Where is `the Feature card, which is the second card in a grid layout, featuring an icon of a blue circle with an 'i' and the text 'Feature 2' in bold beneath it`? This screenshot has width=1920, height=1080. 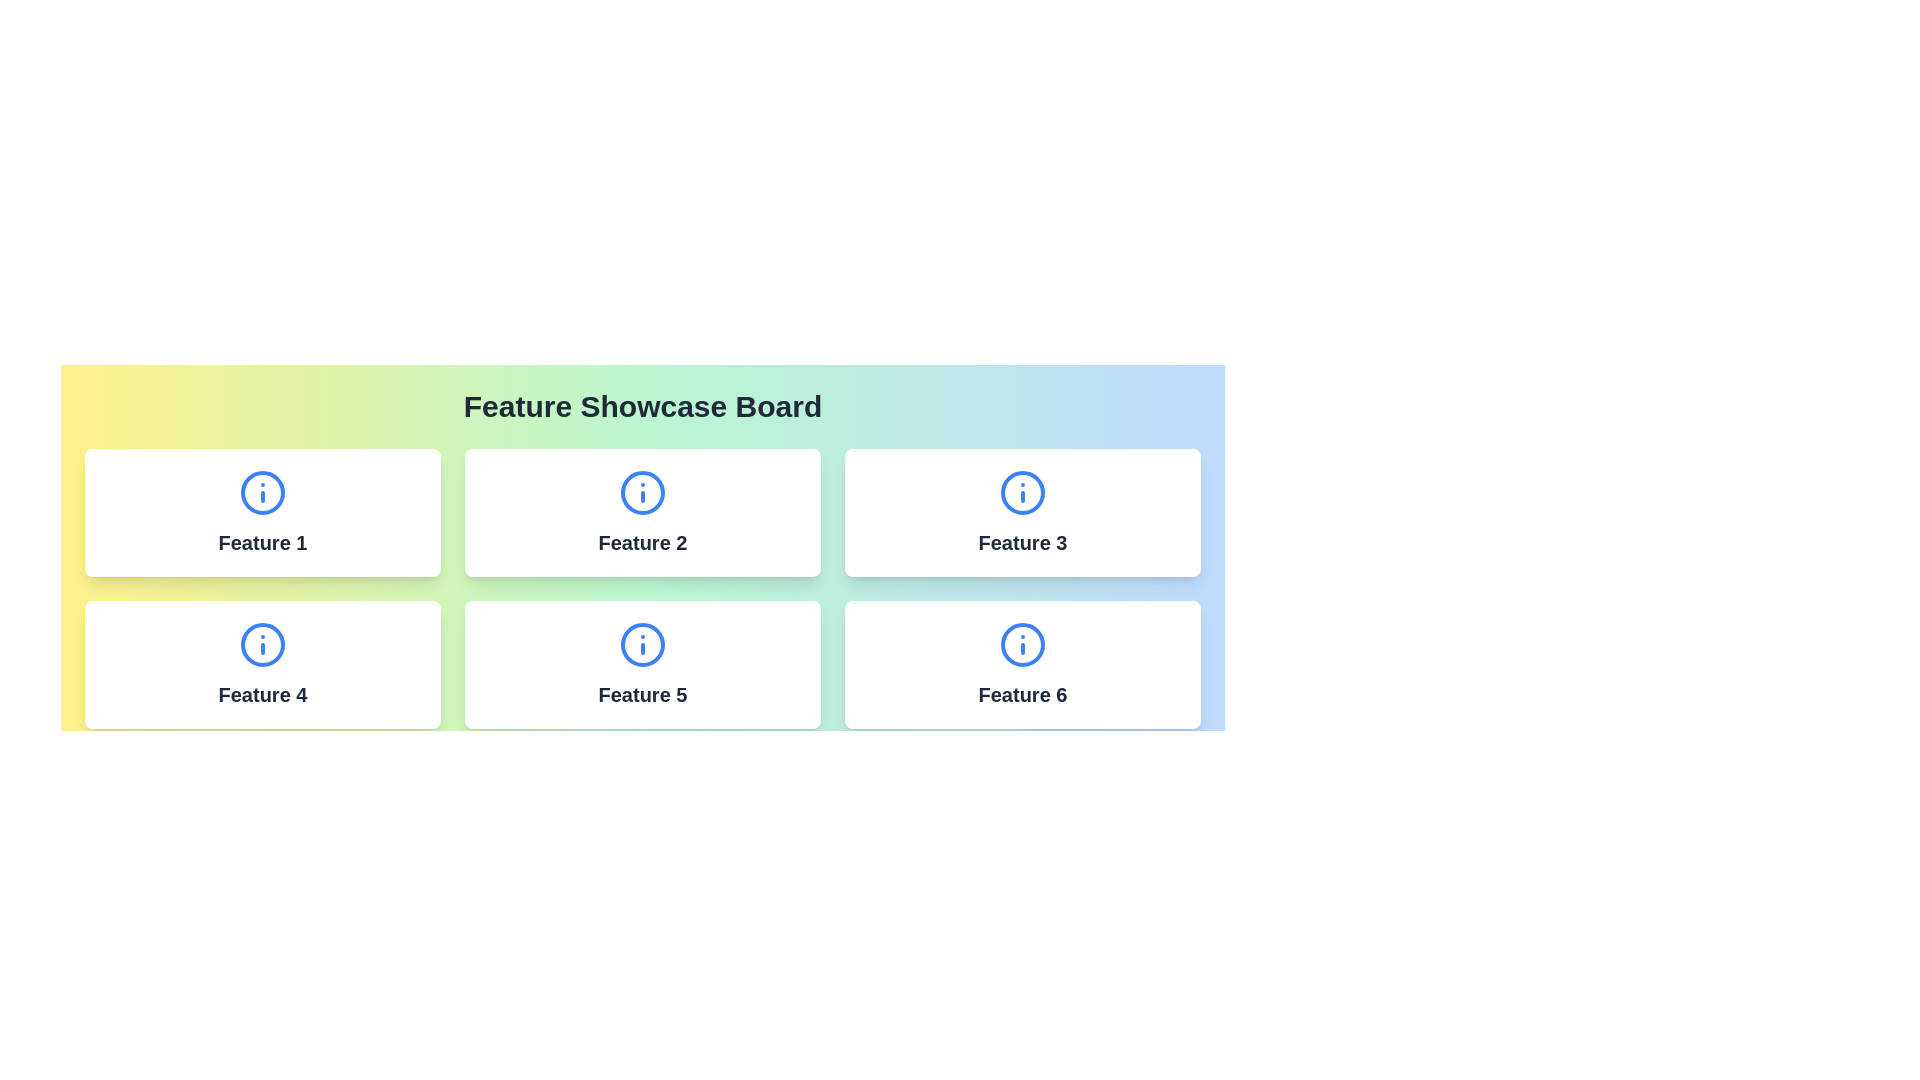 the Feature card, which is the second card in a grid layout, featuring an icon of a blue circle with an 'i' and the text 'Feature 2' in bold beneath it is located at coordinates (643, 512).